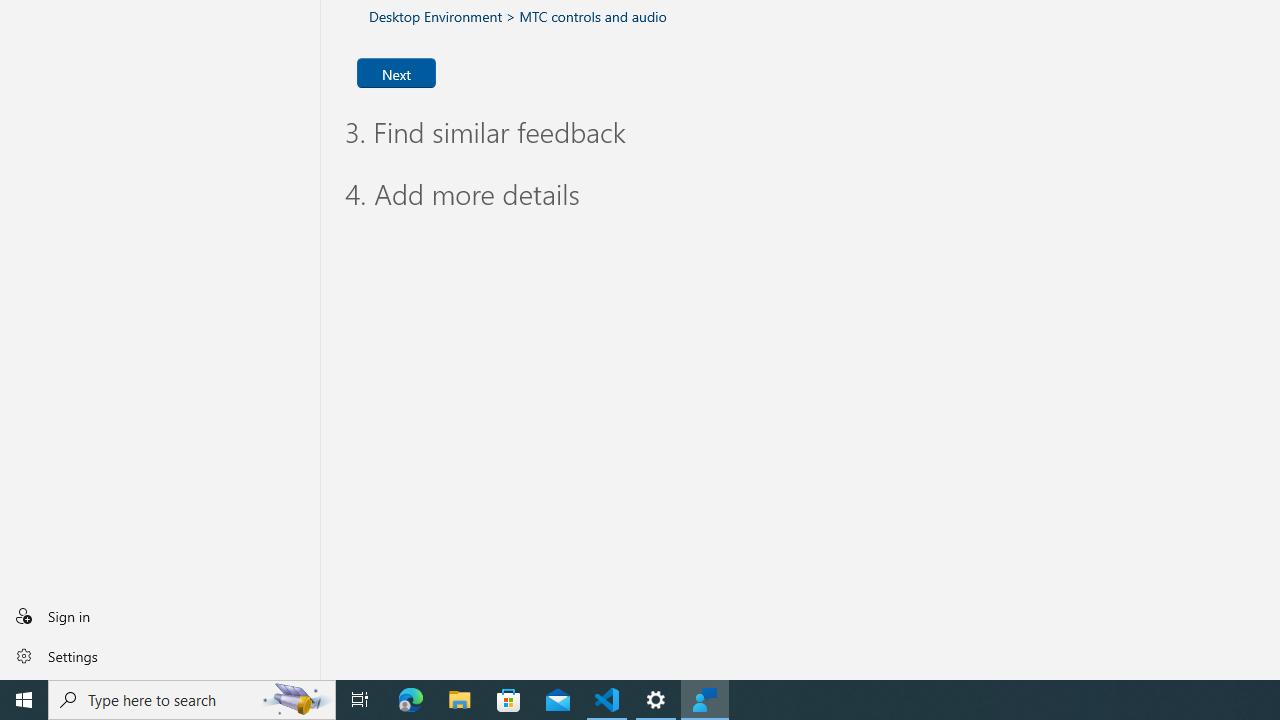 This screenshot has height=720, width=1280. I want to click on 'Feedback Hub - 1 running window', so click(705, 698).